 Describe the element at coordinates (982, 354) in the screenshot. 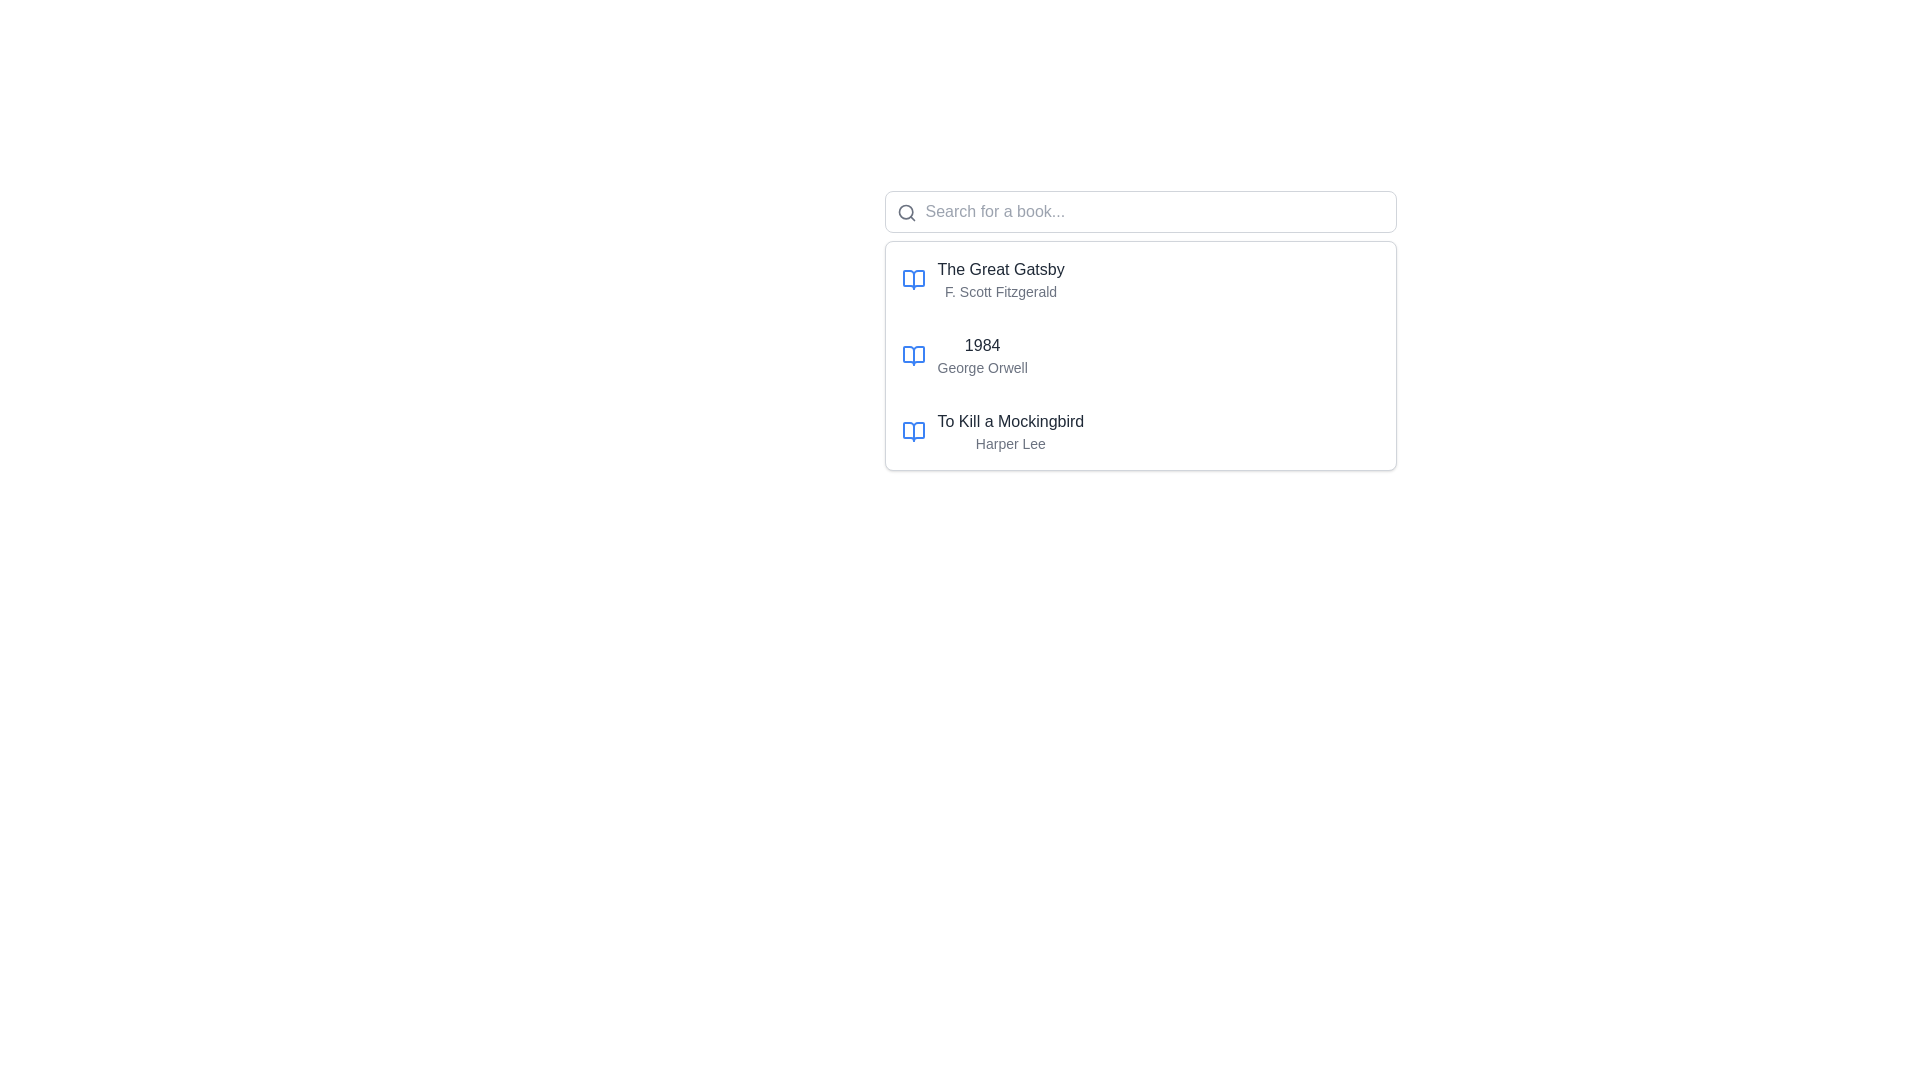

I see `the static text element displaying the book title '1984' by author George Orwell, which is centrally positioned in a vertical list of book listings` at that location.